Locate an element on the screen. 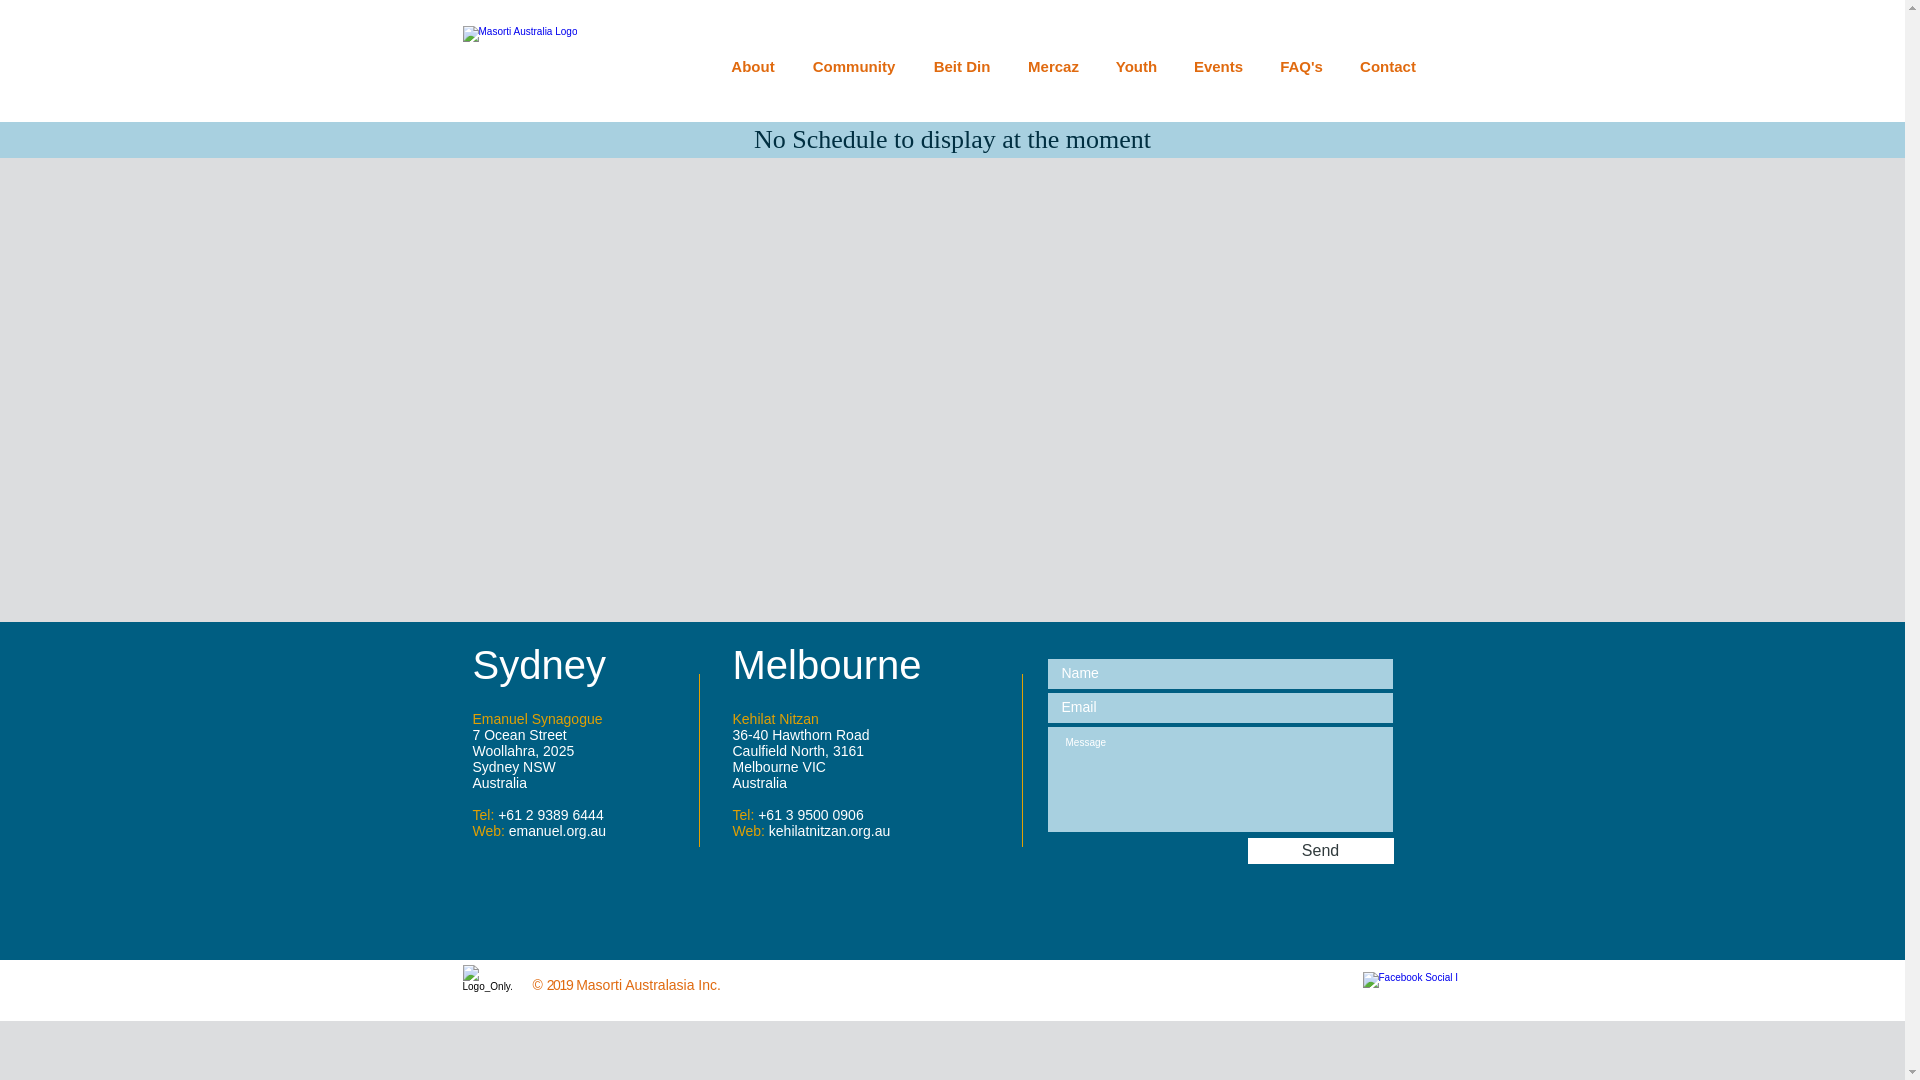  'Community' is located at coordinates (792, 65).